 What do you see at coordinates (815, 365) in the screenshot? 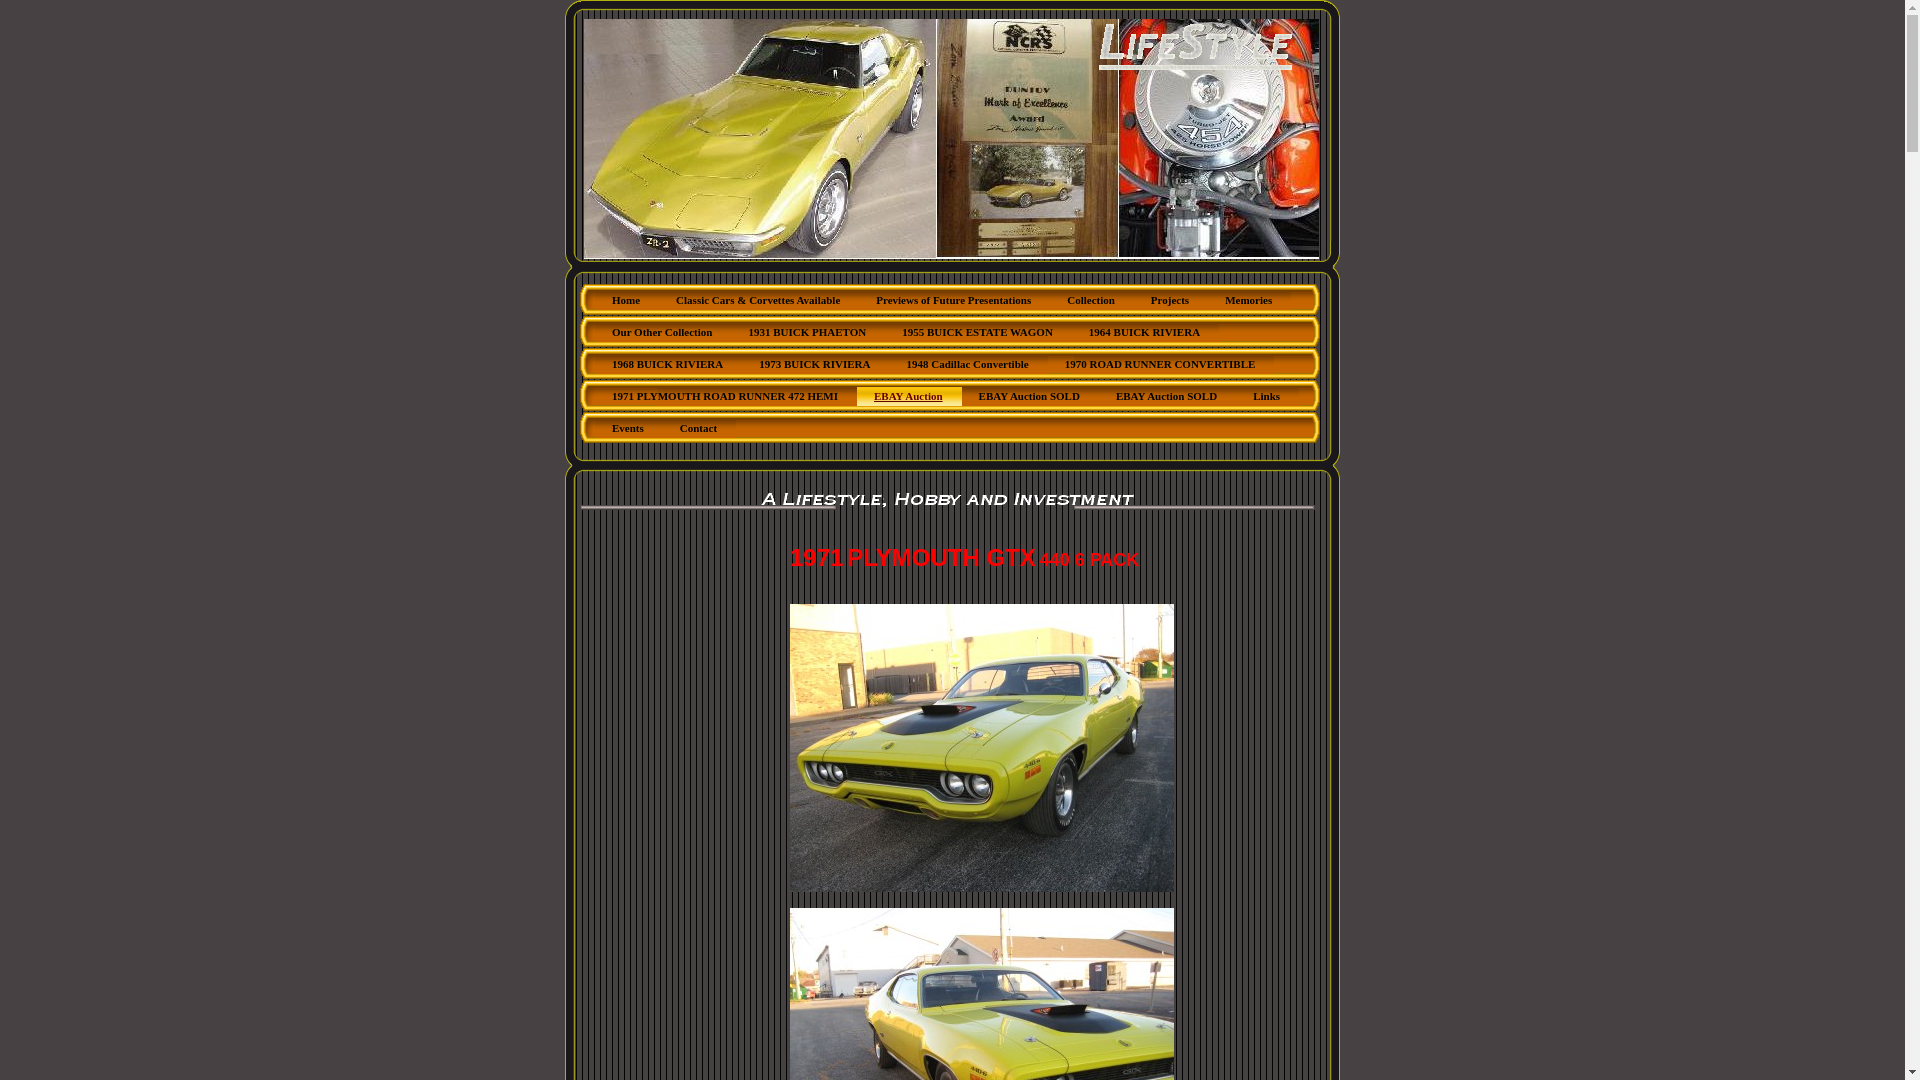
I see `'1973 BUICK RIVIERA'` at bounding box center [815, 365].